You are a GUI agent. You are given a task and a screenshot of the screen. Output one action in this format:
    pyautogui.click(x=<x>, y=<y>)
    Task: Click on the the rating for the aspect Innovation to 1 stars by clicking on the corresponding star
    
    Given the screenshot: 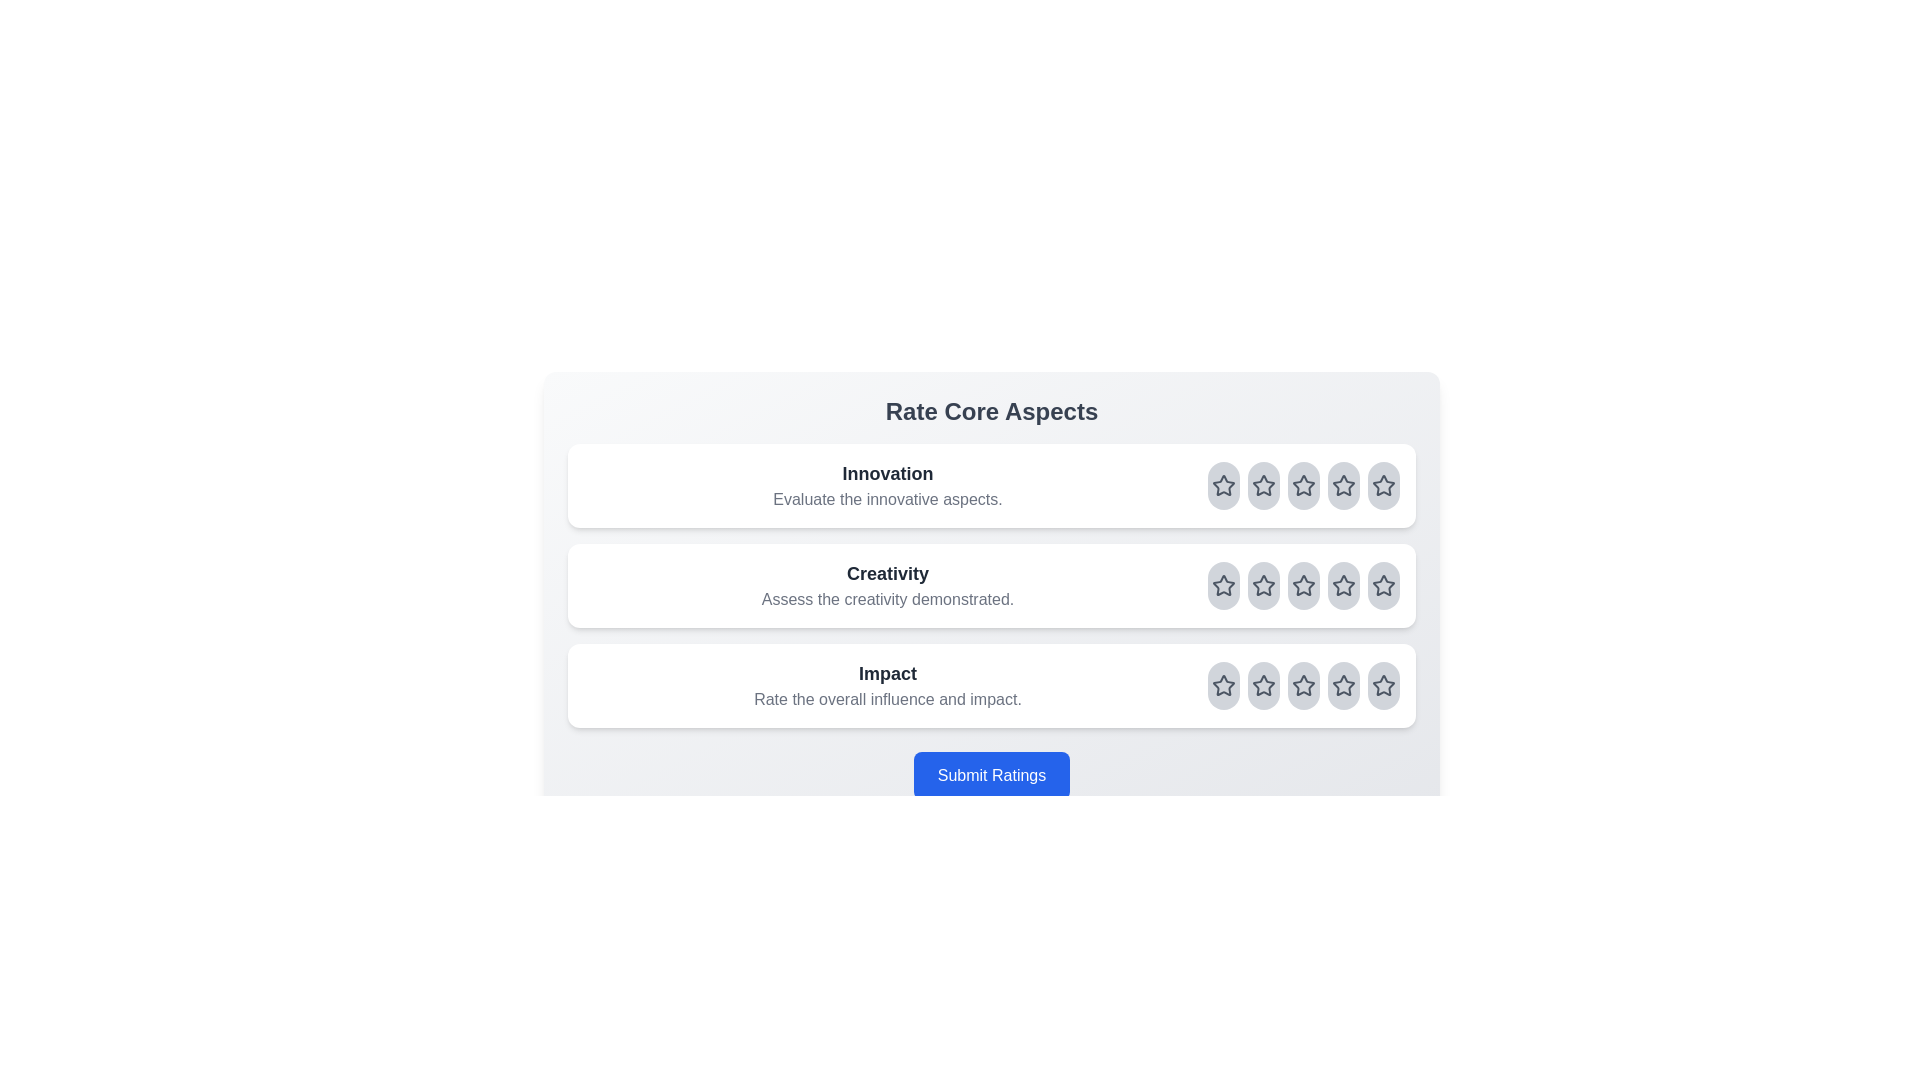 What is the action you would take?
    pyautogui.click(x=1223, y=486)
    